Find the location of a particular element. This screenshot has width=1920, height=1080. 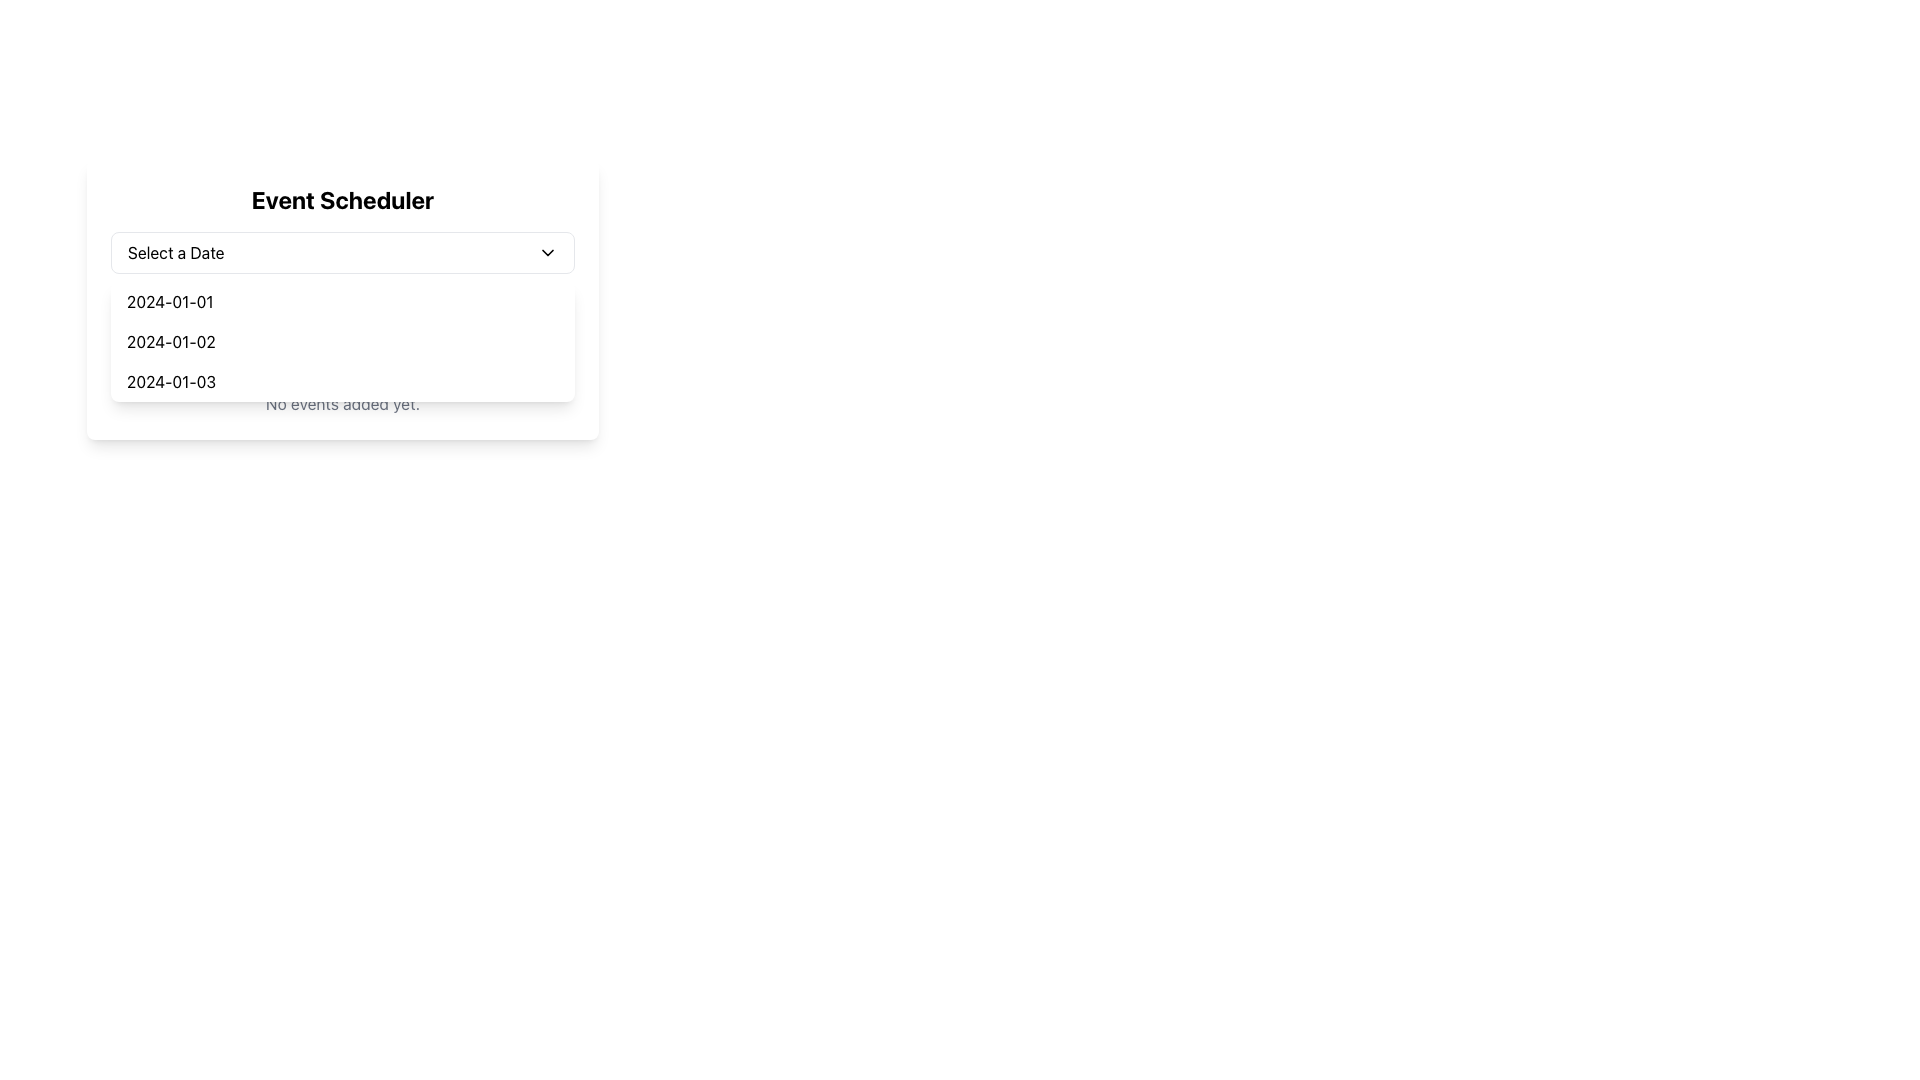

the list item in the dropdown menu is located at coordinates (342, 381).